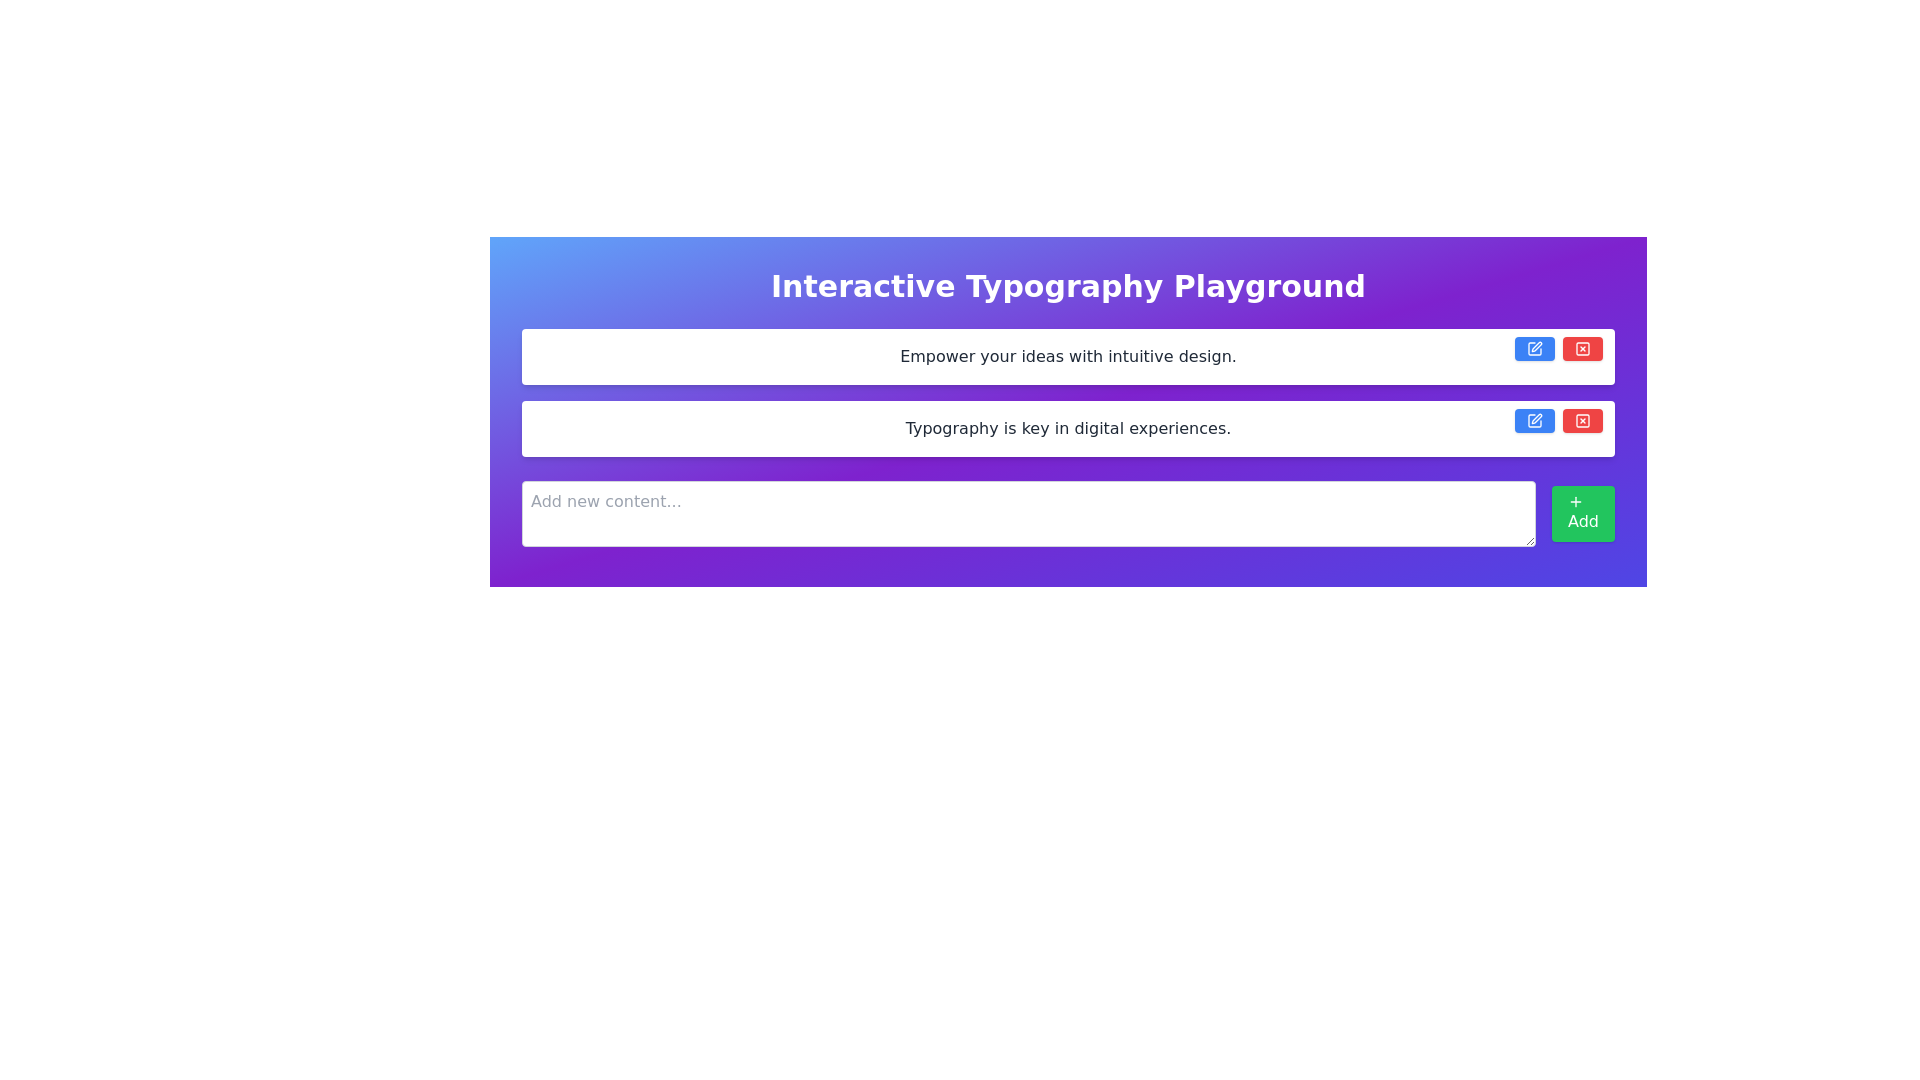 This screenshot has width=1920, height=1080. I want to click on the edit button located to the far right of the upper input field, which allows users to modify the content of the associated item, so click(1534, 347).